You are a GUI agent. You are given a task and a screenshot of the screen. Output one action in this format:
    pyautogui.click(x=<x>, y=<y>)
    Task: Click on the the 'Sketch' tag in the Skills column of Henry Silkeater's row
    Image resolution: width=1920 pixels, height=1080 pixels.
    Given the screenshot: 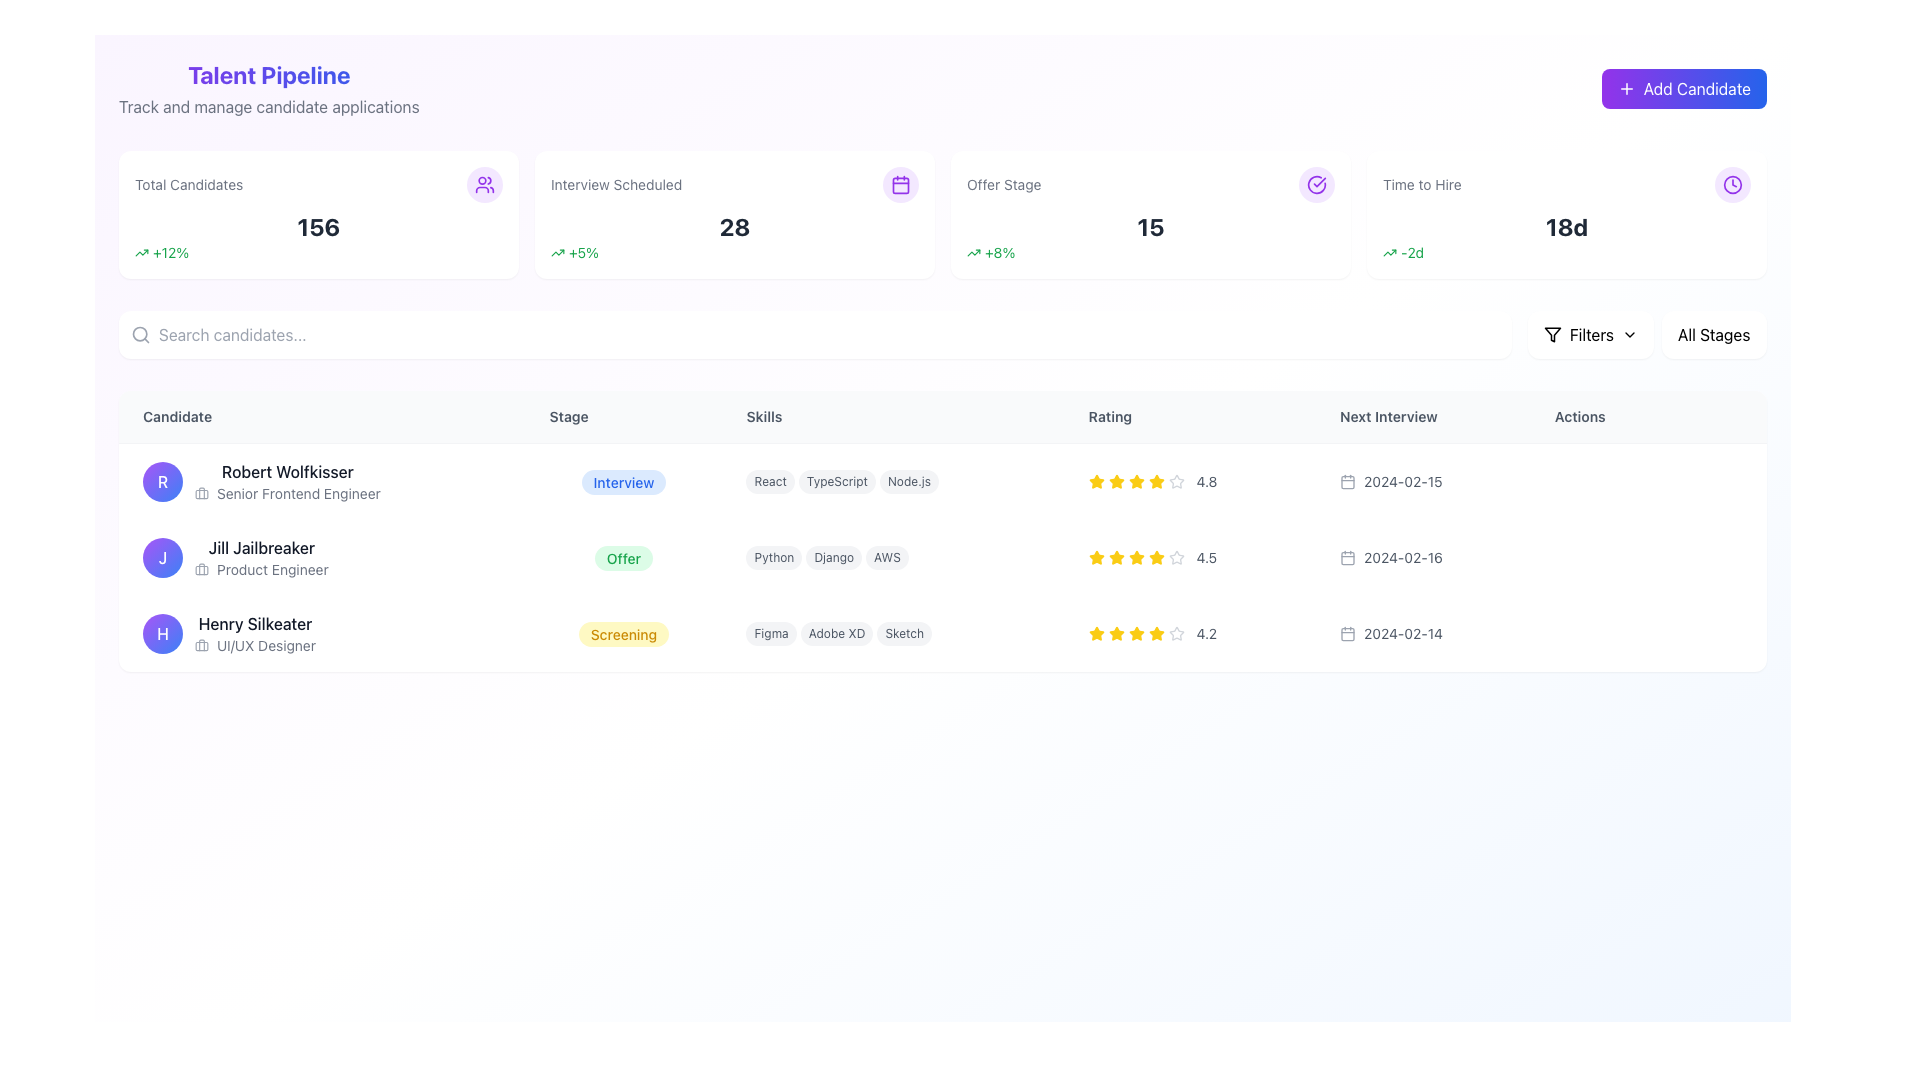 What is the action you would take?
    pyautogui.click(x=892, y=633)
    